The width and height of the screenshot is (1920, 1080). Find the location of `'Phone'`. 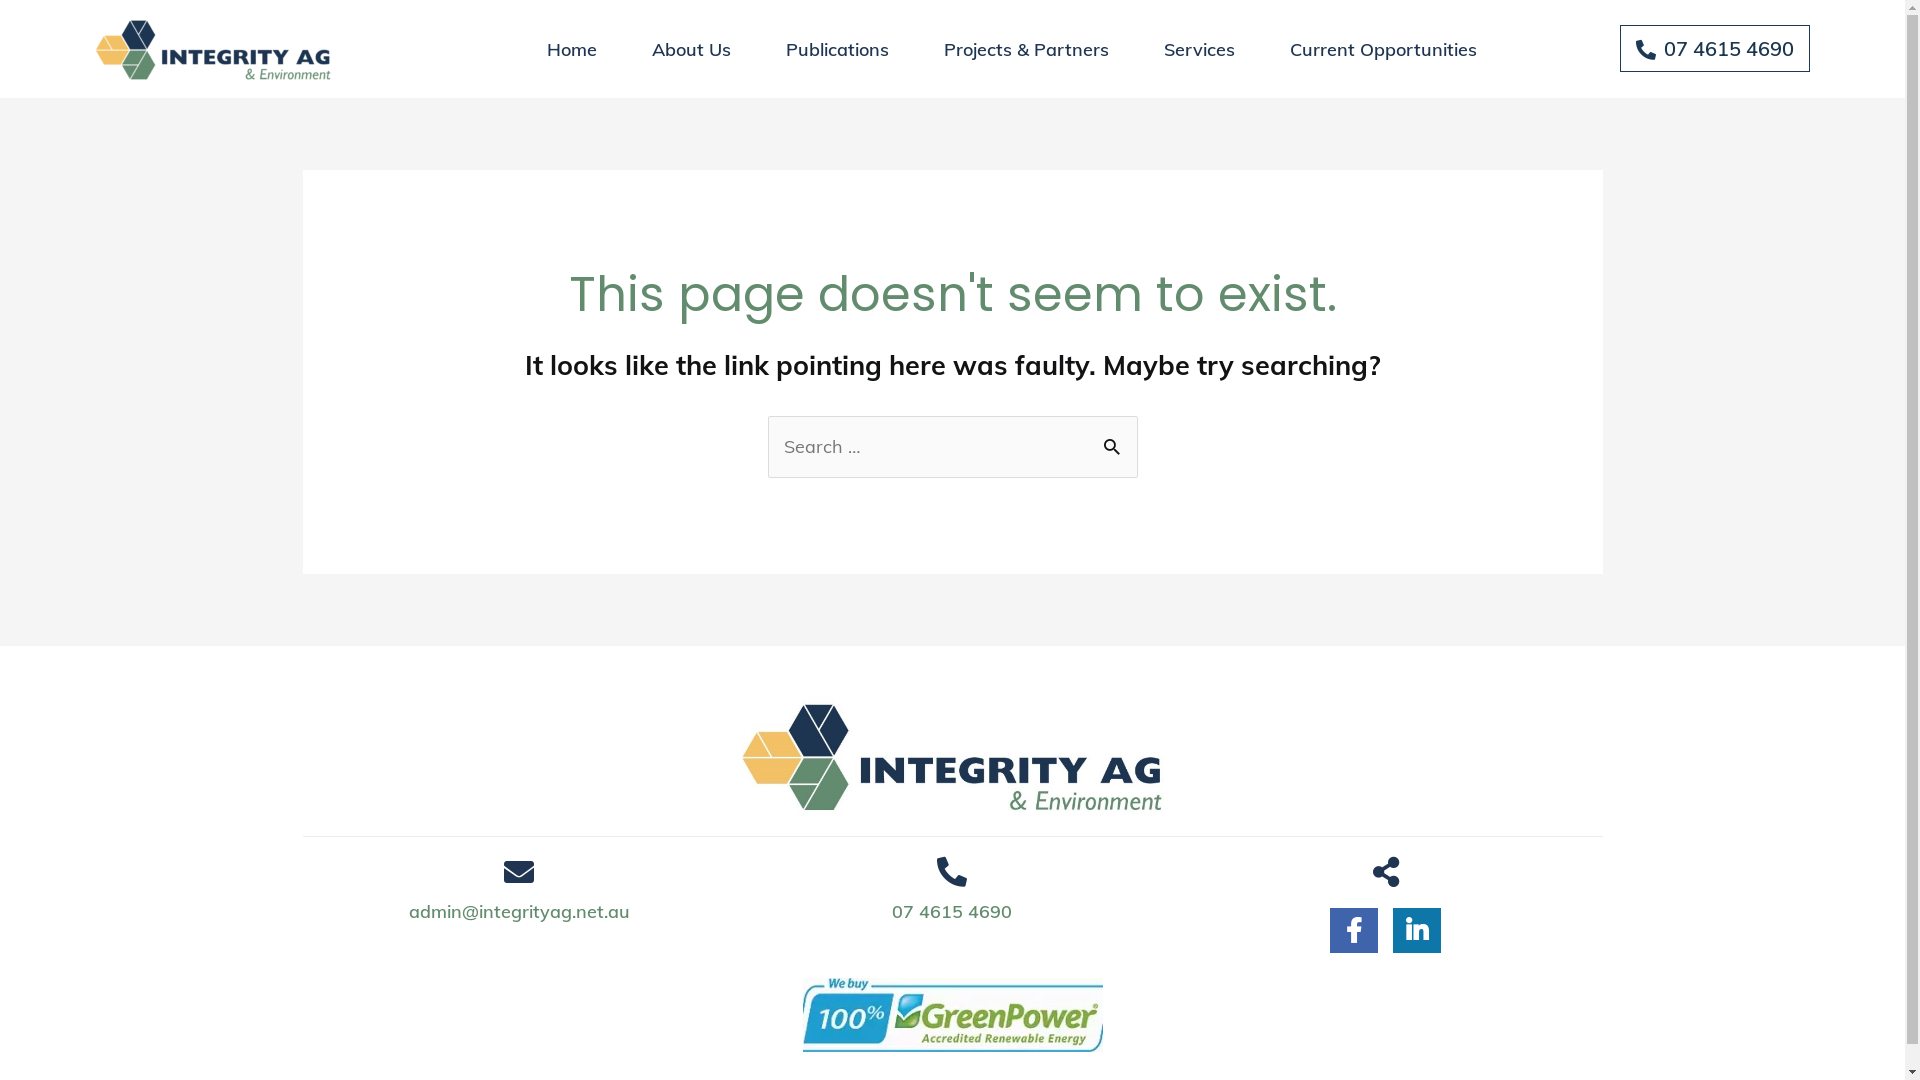

'Phone' is located at coordinates (950, 870).